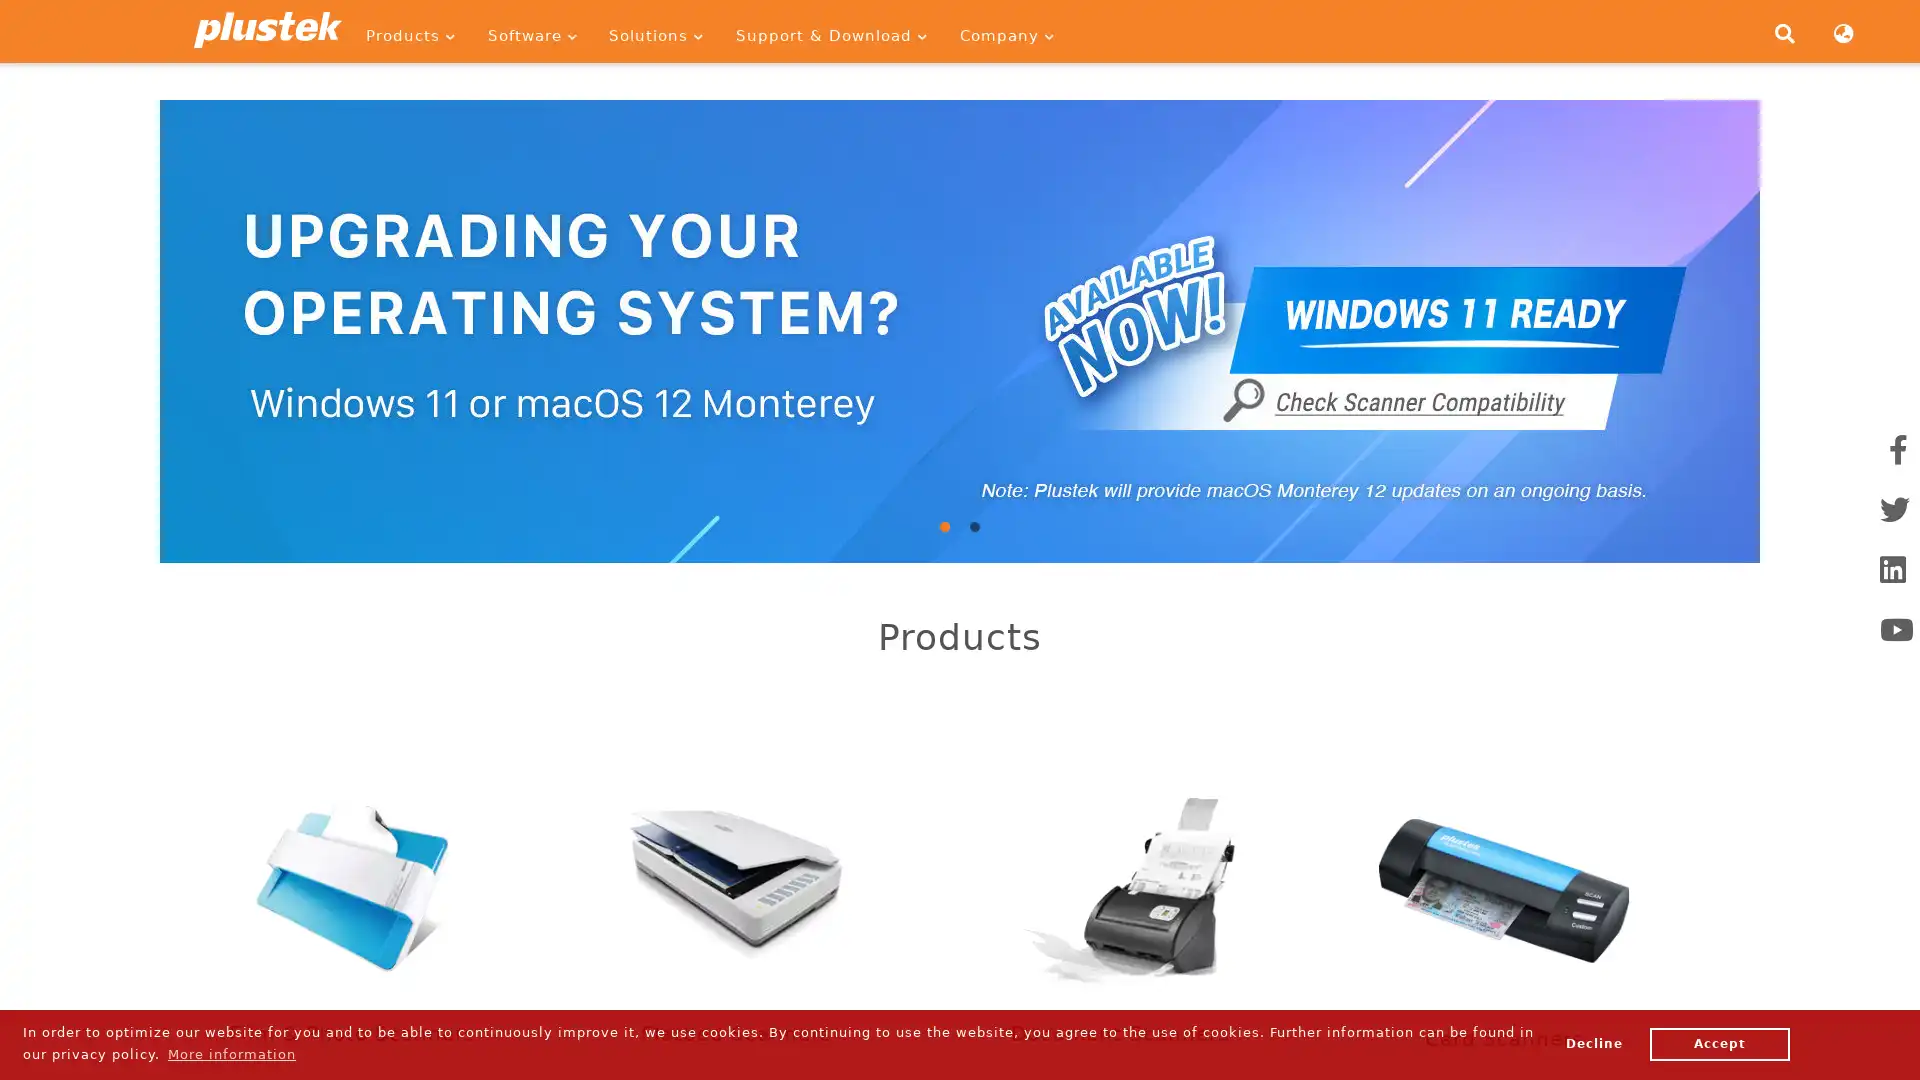 The width and height of the screenshot is (1920, 1080). Describe the element at coordinates (231, 1053) in the screenshot. I see `learn more about cookies` at that location.